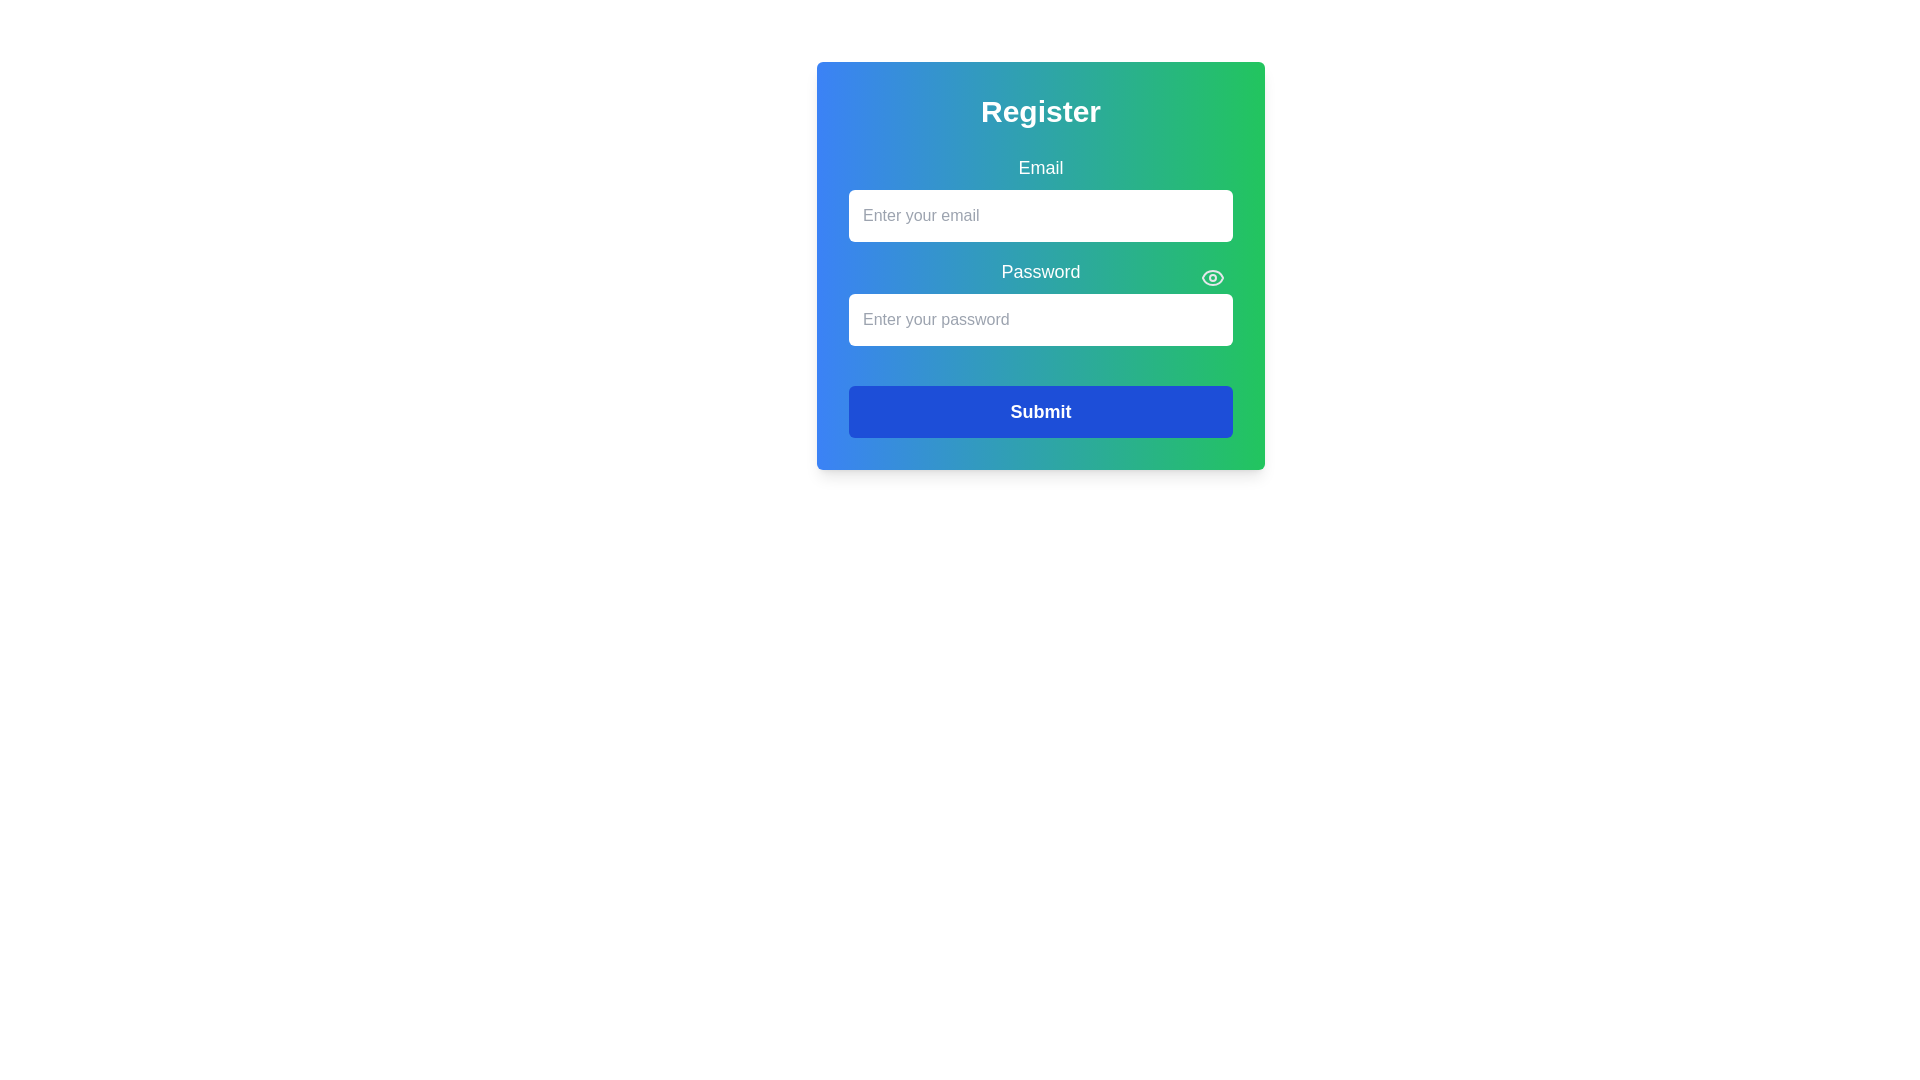 Image resolution: width=1920 pixels, height=1080 pixels. Describe the element at coordinates (1040, 301) in the screenshot. I see `the password input field located below the email input field and above the submit button in the registration form to focus on it` at that location.